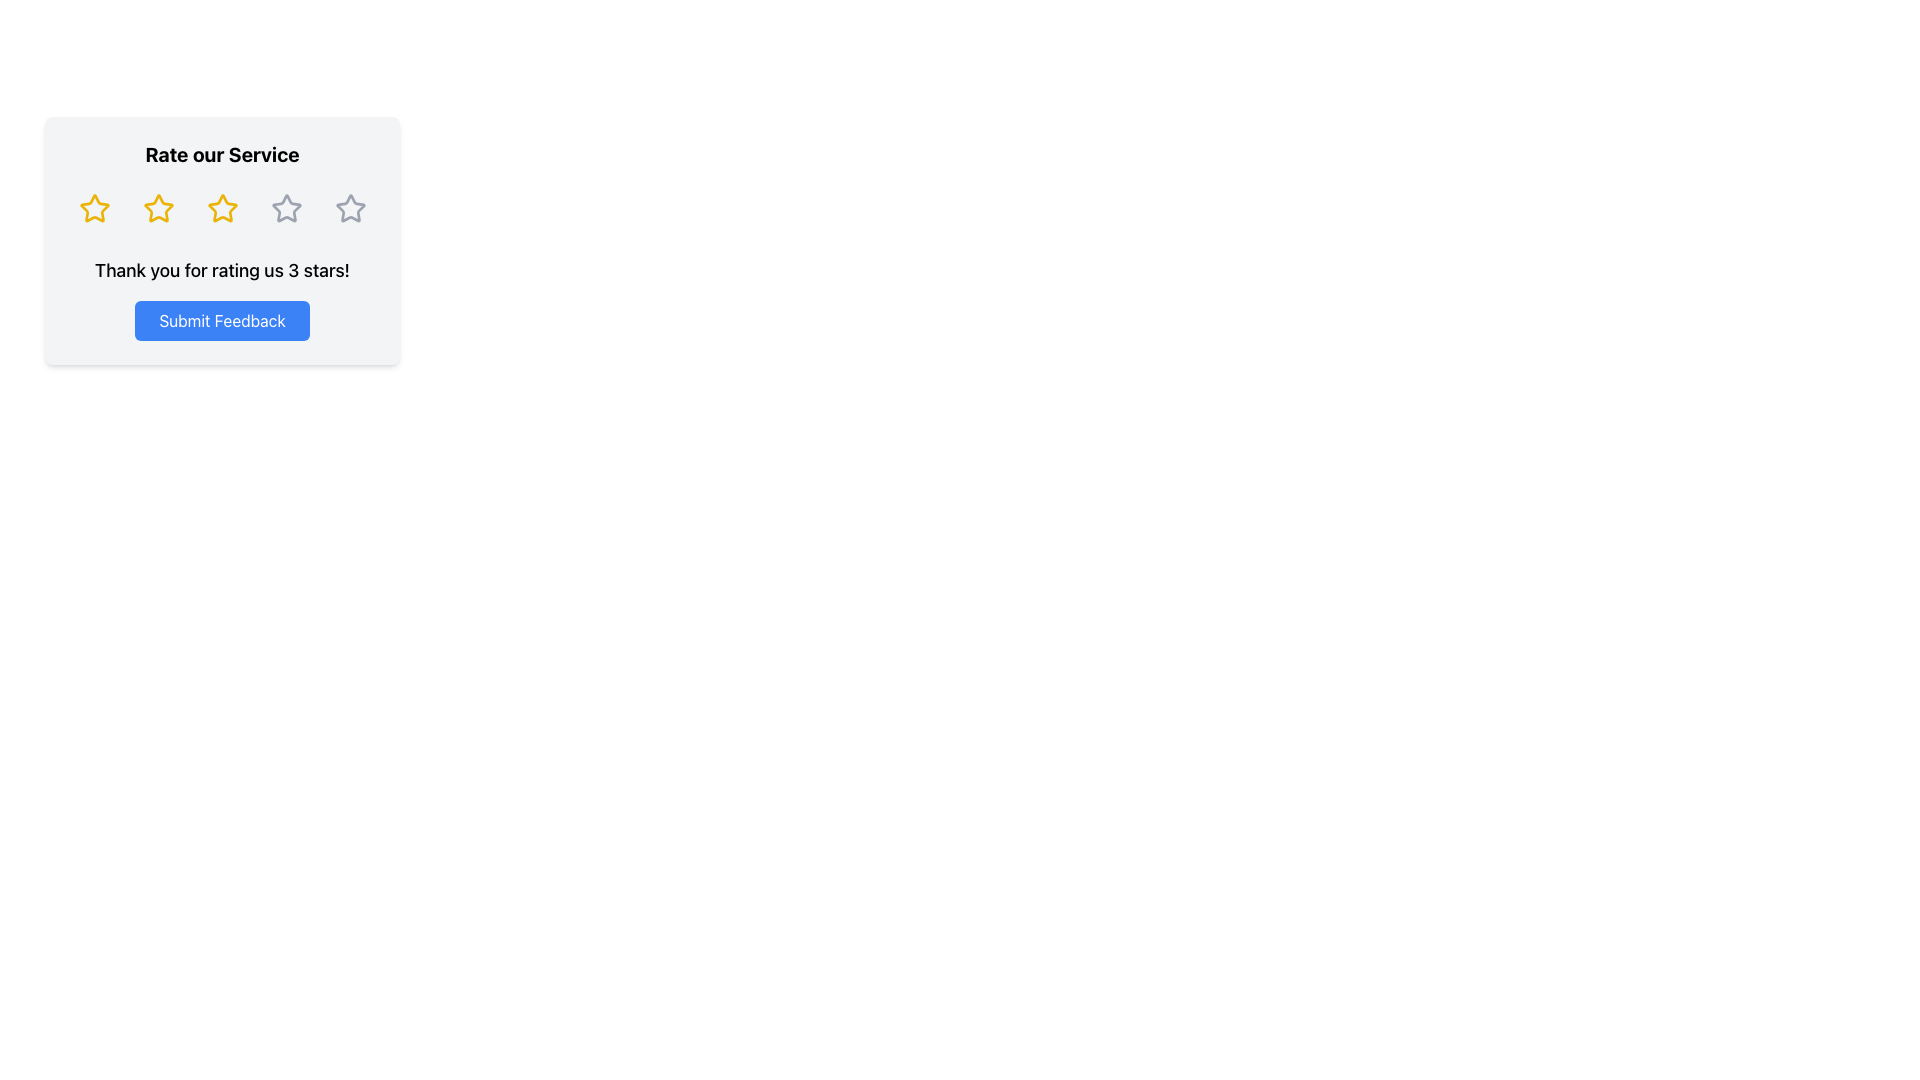 Image resolution: width=1920 pixels, height=1080 pixels. What do you see at coordinates (285, 208) in the screenshot?
I see `the fourth star icon` at bounding box center [285, 208].